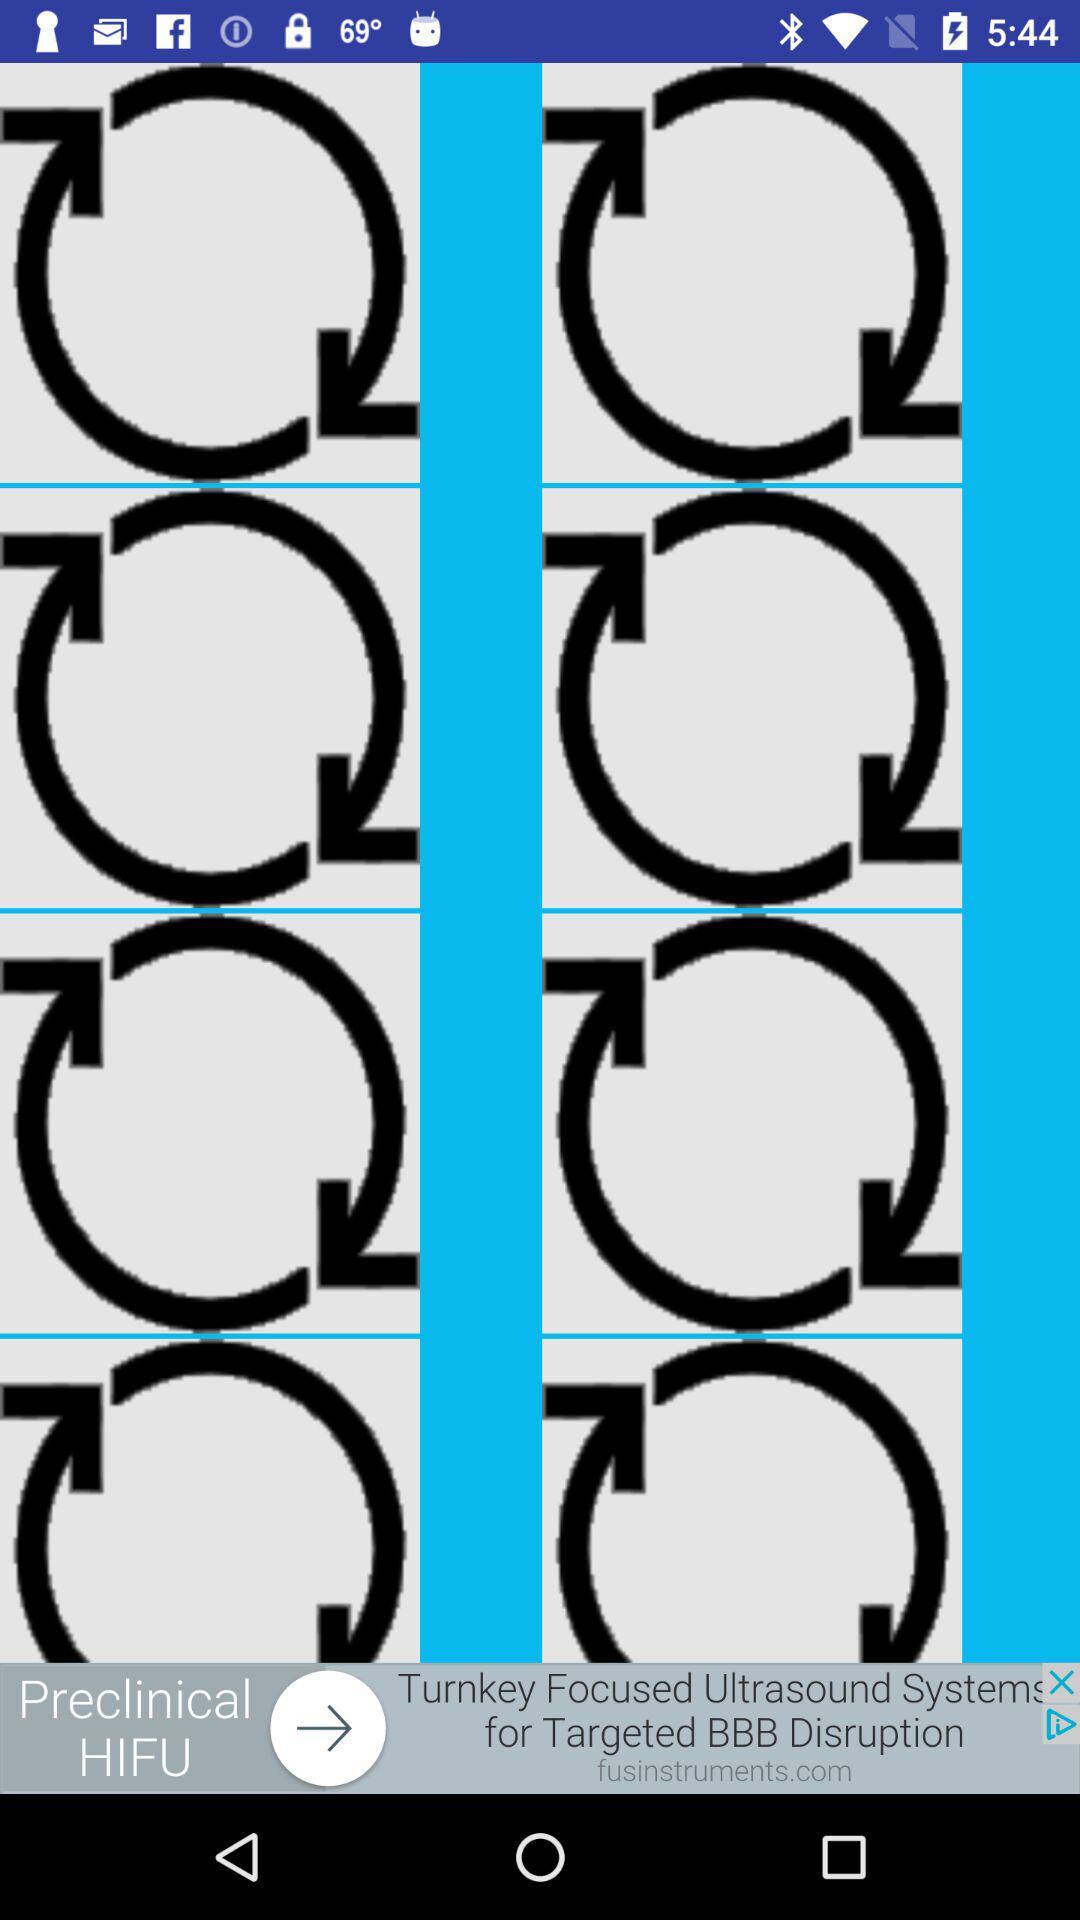  What do you see at coordinates (540, 1727) in the screenshot?
I see `advertisement image` at bounding box center [540, 1727].